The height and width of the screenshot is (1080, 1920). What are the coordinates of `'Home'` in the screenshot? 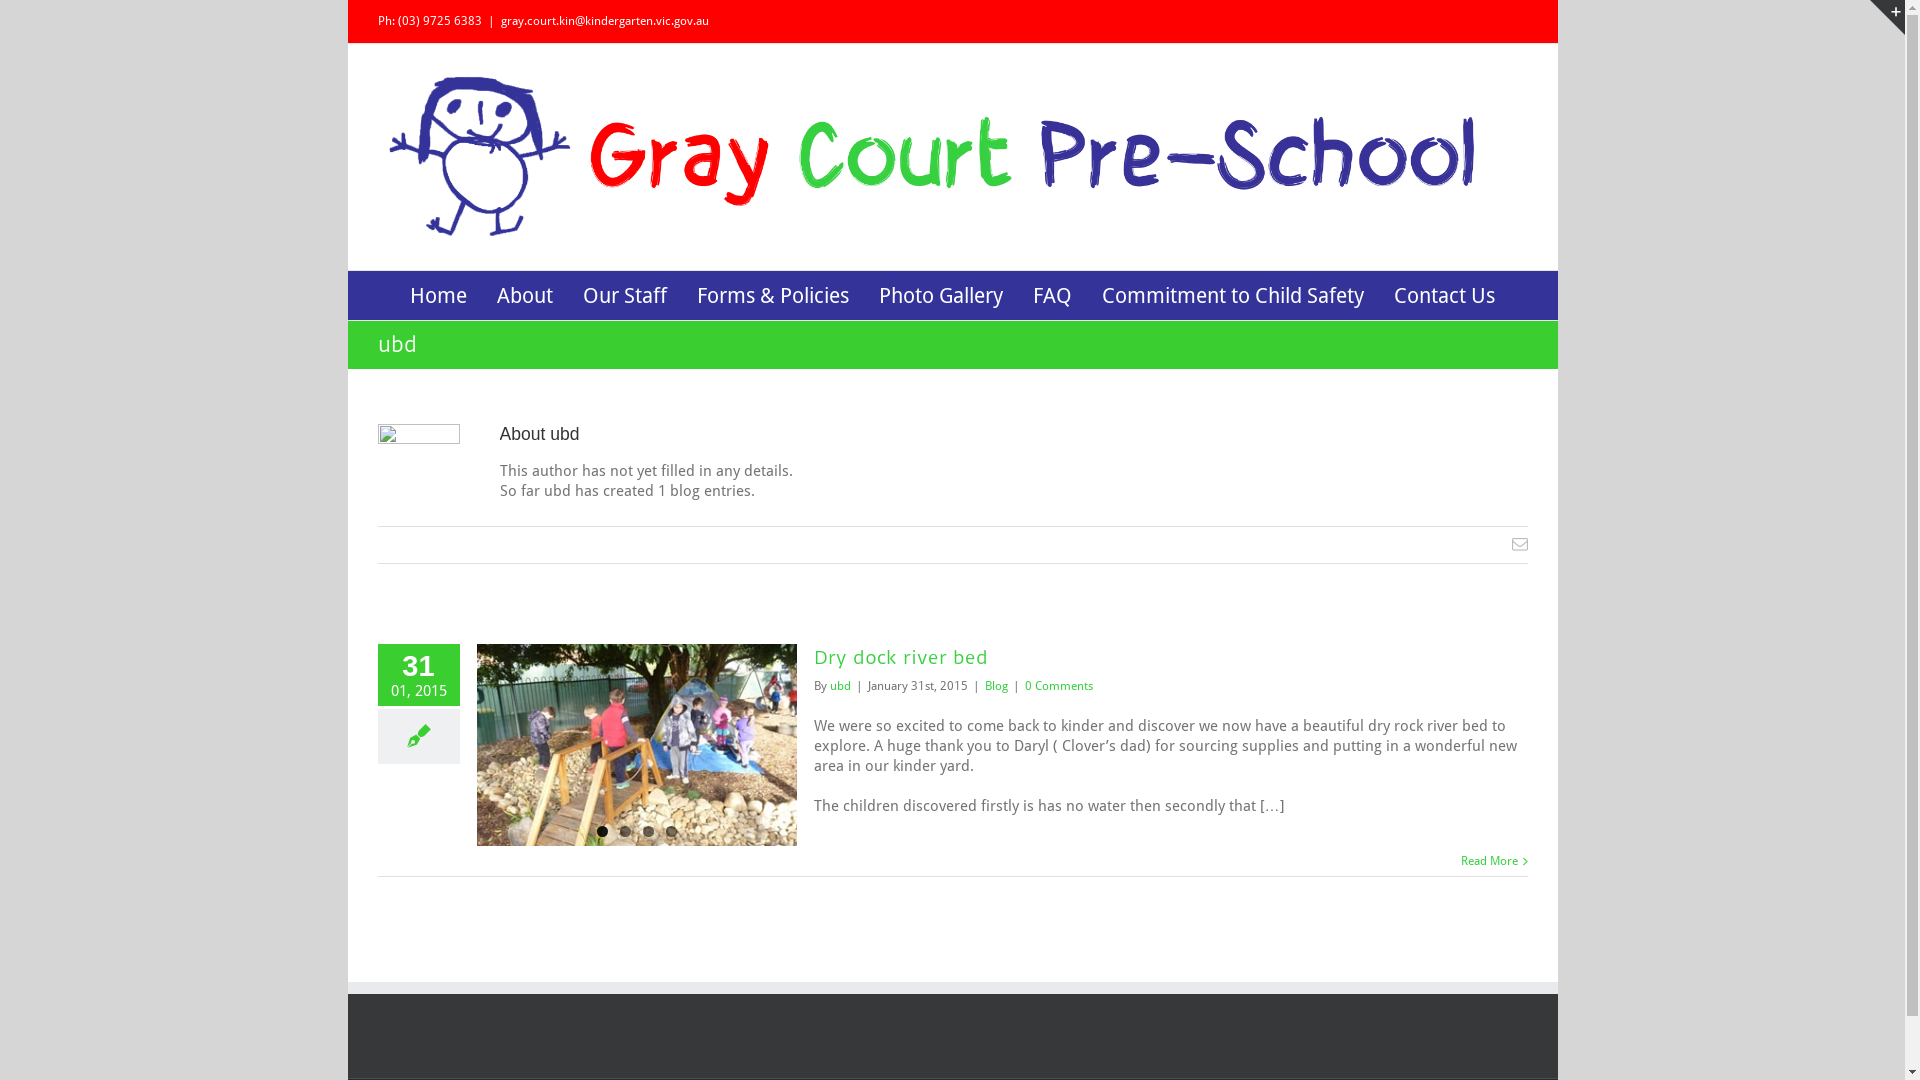 It's located at (437, 294).